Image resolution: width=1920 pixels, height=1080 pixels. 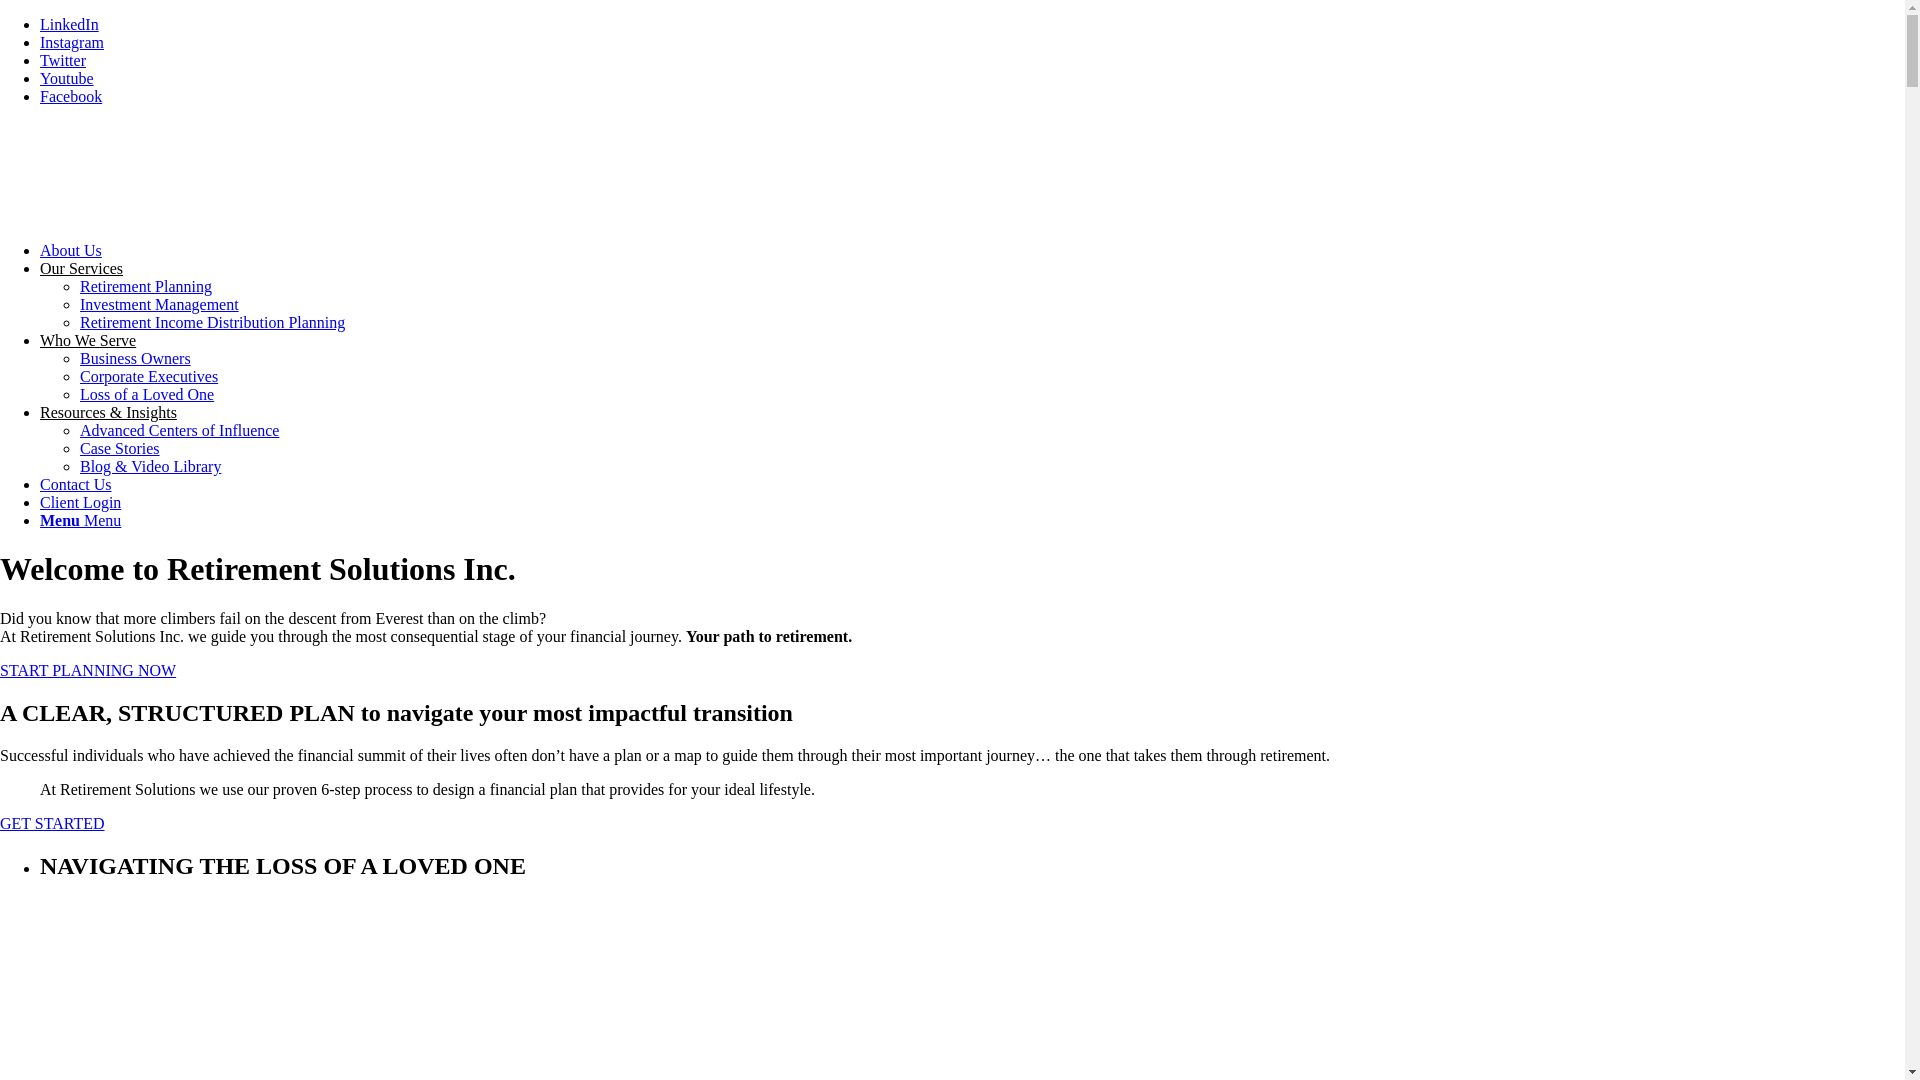 What do you see at coordinates (119, 447) in the screenshot?
I see `'Case Stories'` at bounding box center [119, 447].